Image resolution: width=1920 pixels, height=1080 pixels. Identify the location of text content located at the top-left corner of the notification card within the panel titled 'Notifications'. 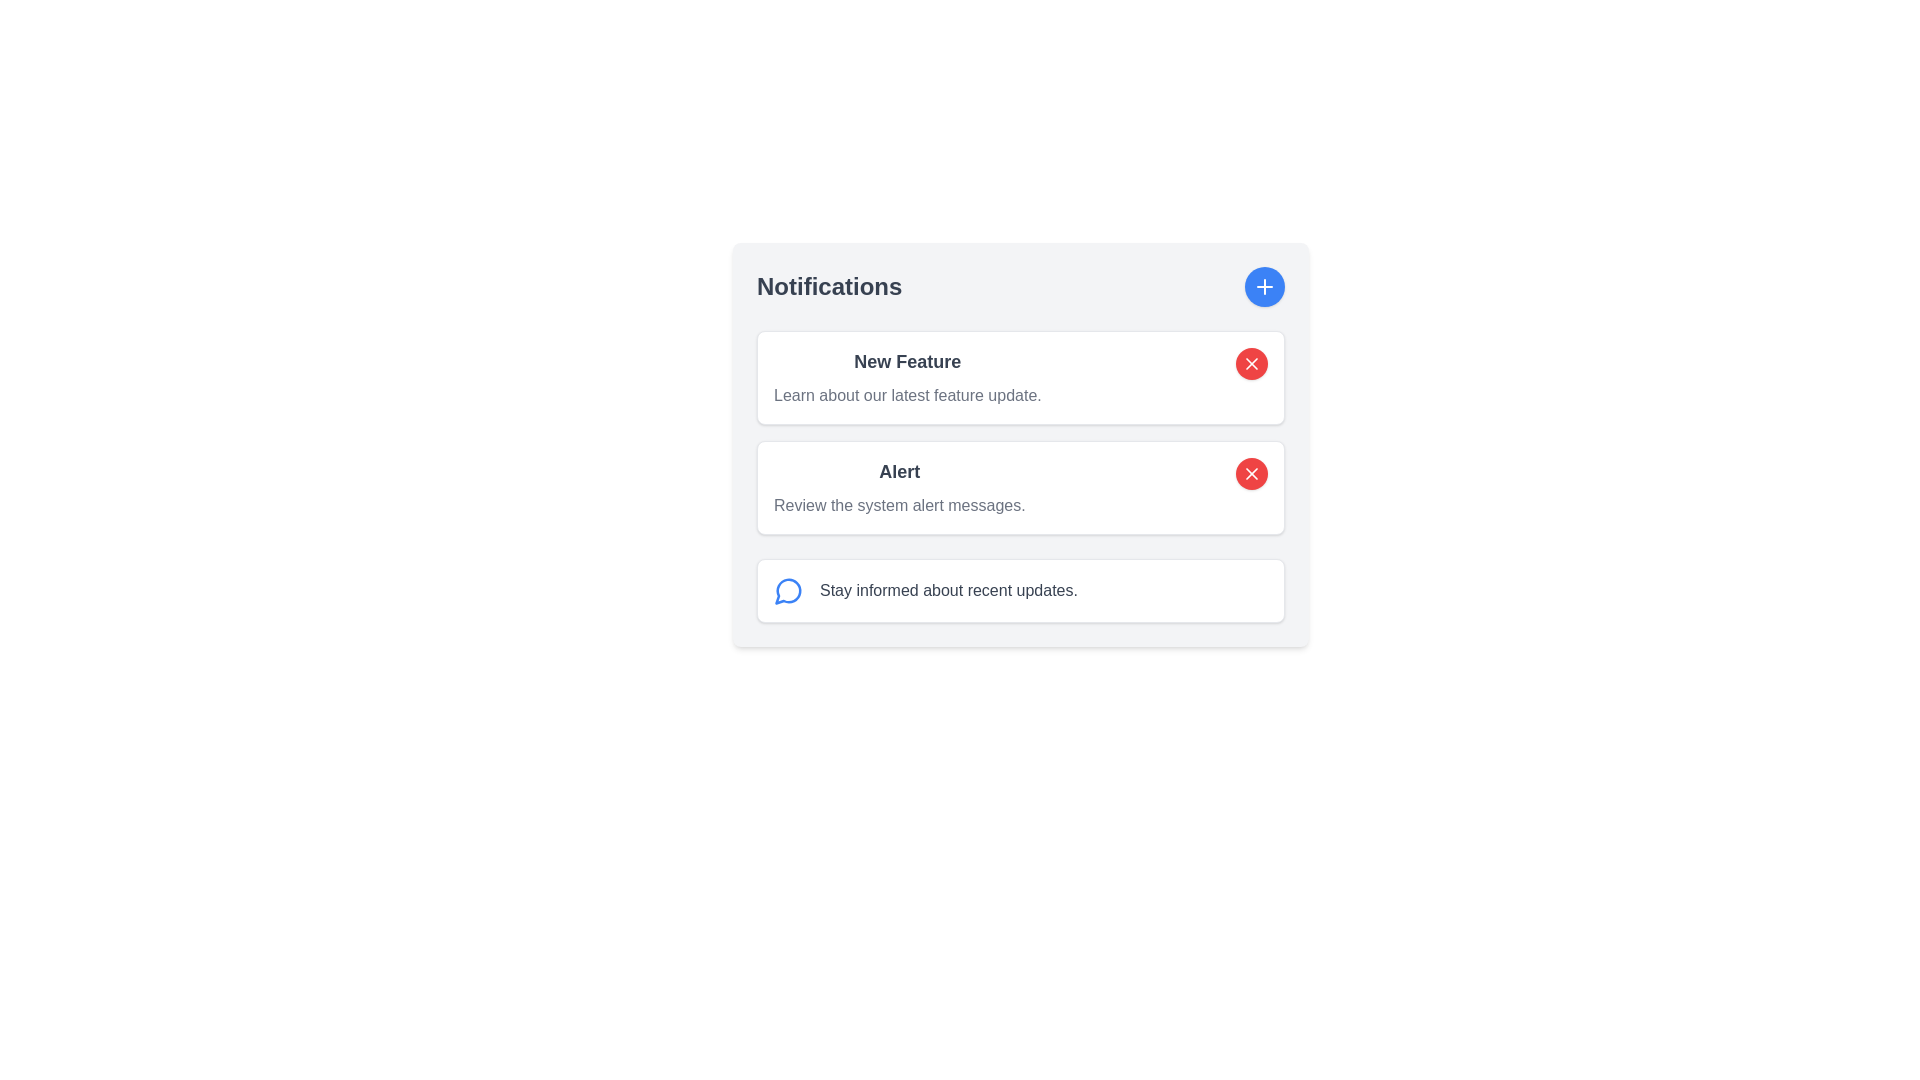
(906, 378).